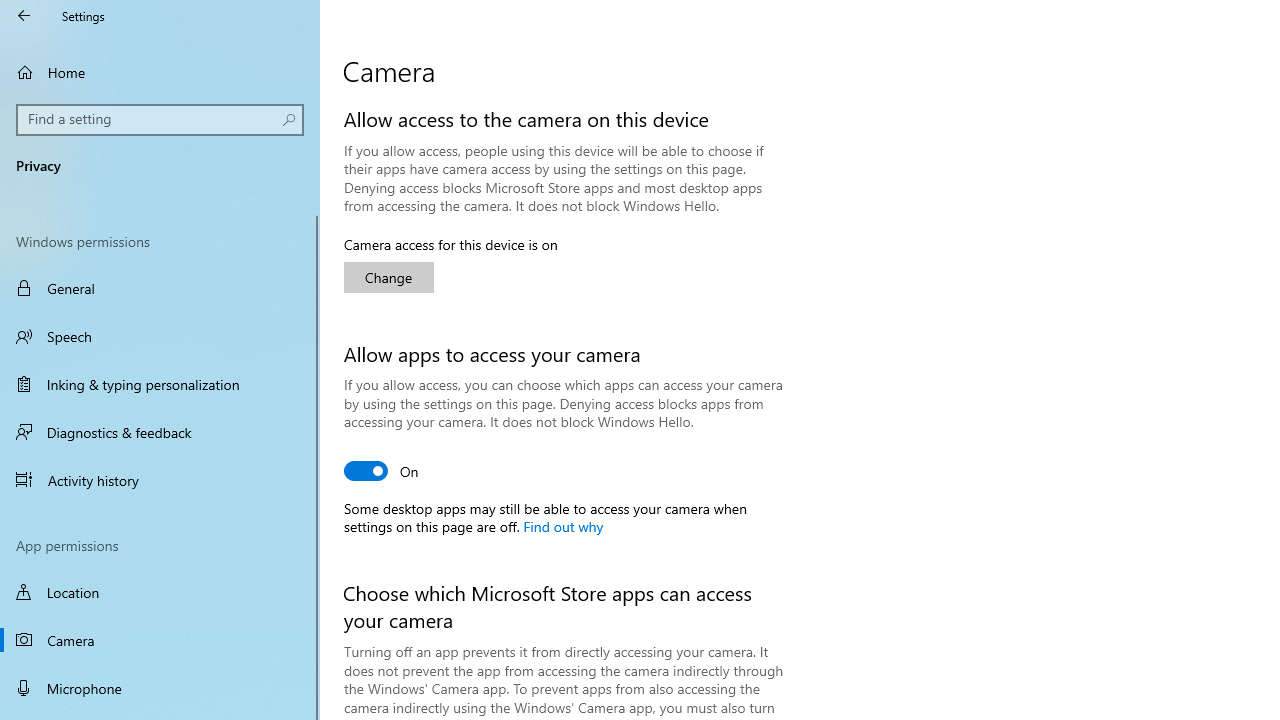 This screenshot has height=720, width=1280. Describe the element at coordinates (160, 384) in the screenshot. I see `'Inking & typing personalization'` at that location.